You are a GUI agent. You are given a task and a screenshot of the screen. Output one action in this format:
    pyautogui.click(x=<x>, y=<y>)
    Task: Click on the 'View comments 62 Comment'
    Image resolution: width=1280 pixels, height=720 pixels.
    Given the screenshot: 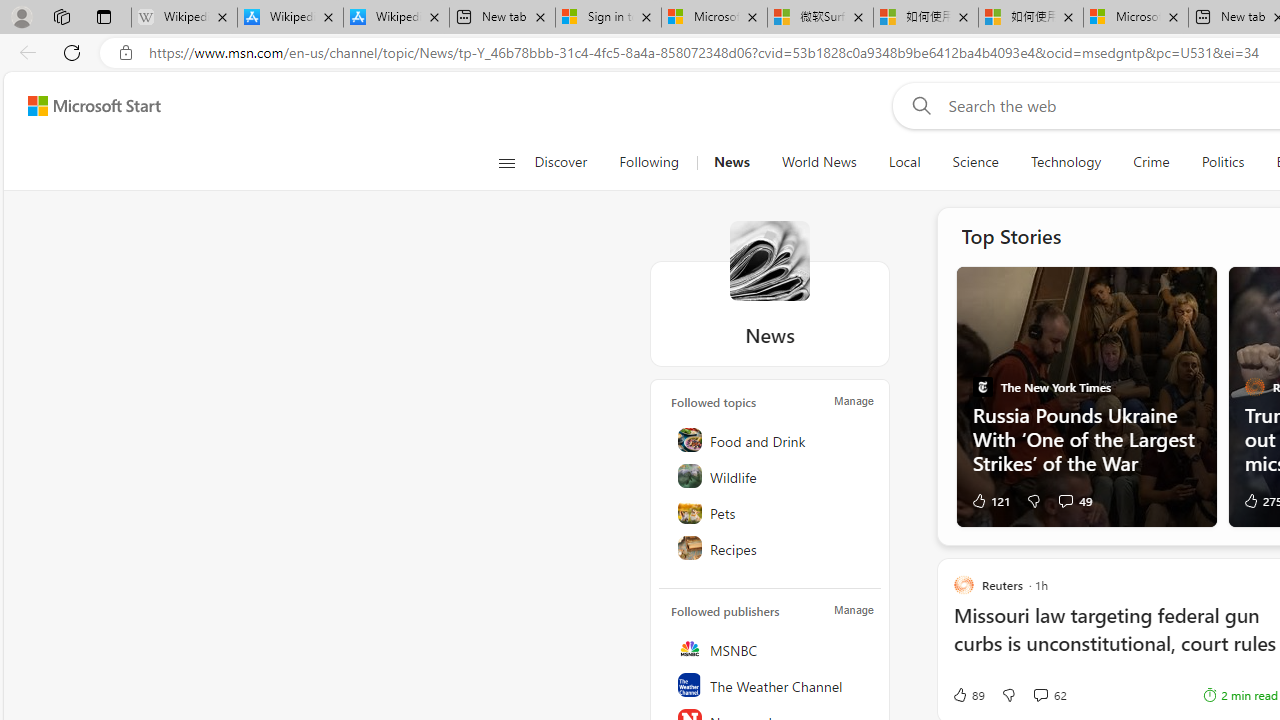 What is the action you would take?
    pyautogui.click(x=1048, y=694)
    